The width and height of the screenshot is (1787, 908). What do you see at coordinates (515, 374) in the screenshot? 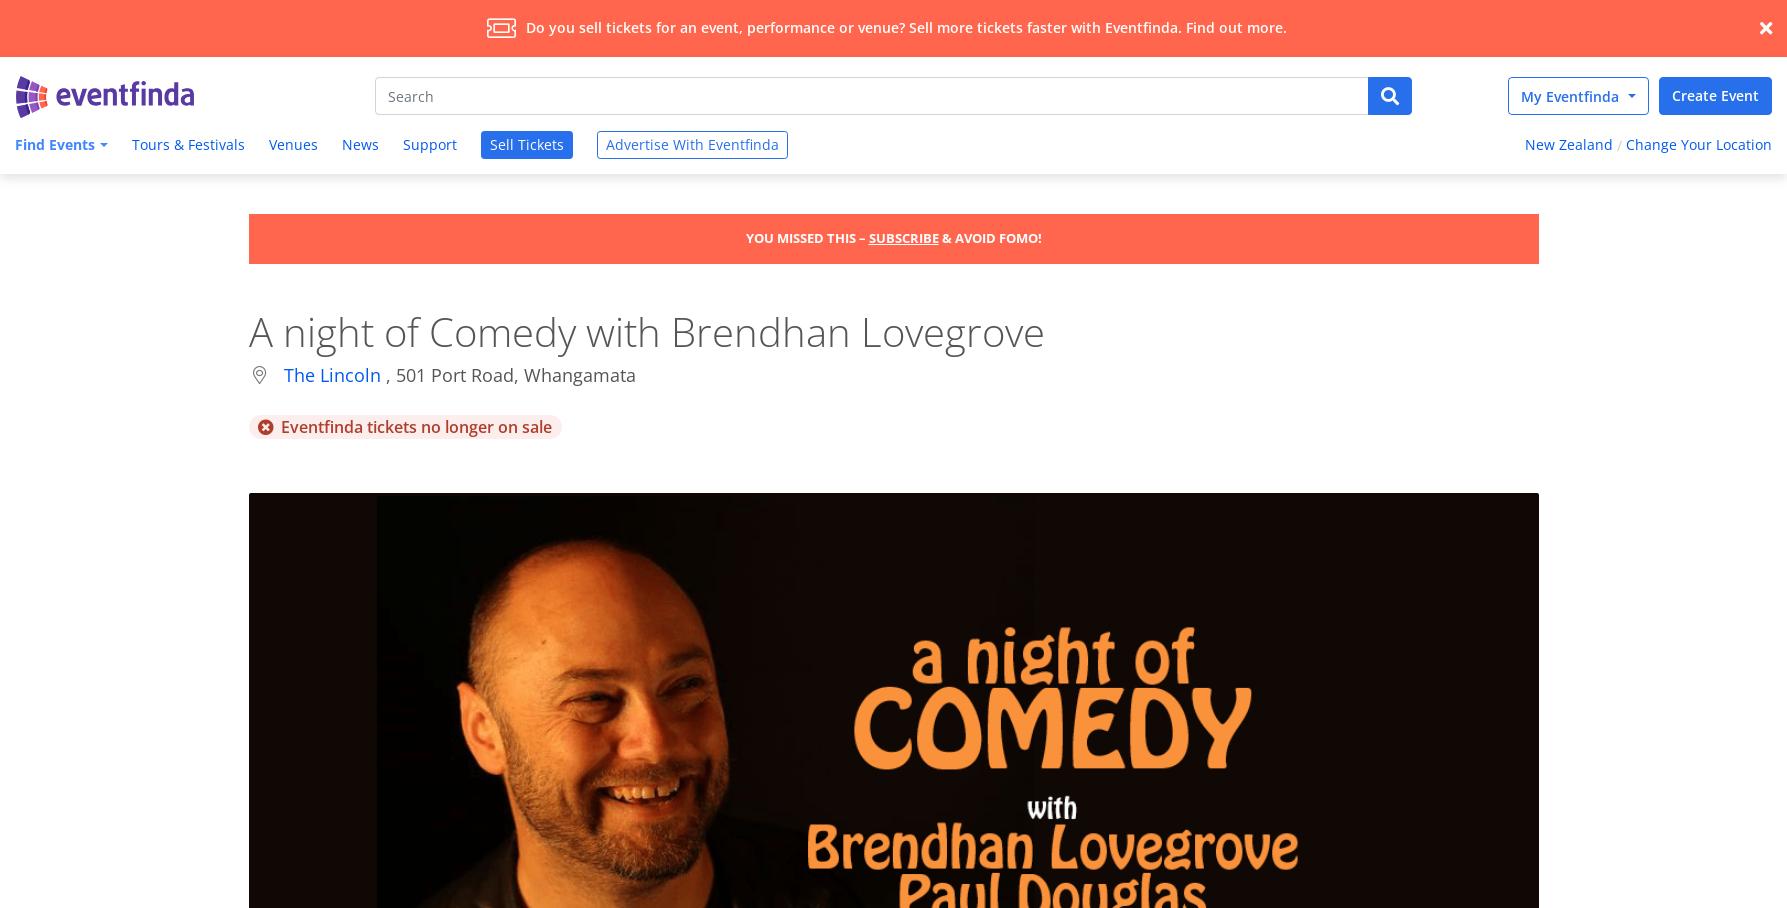
I see `'501 Port Road, Whangamata'` at bounding box center [515, 374].